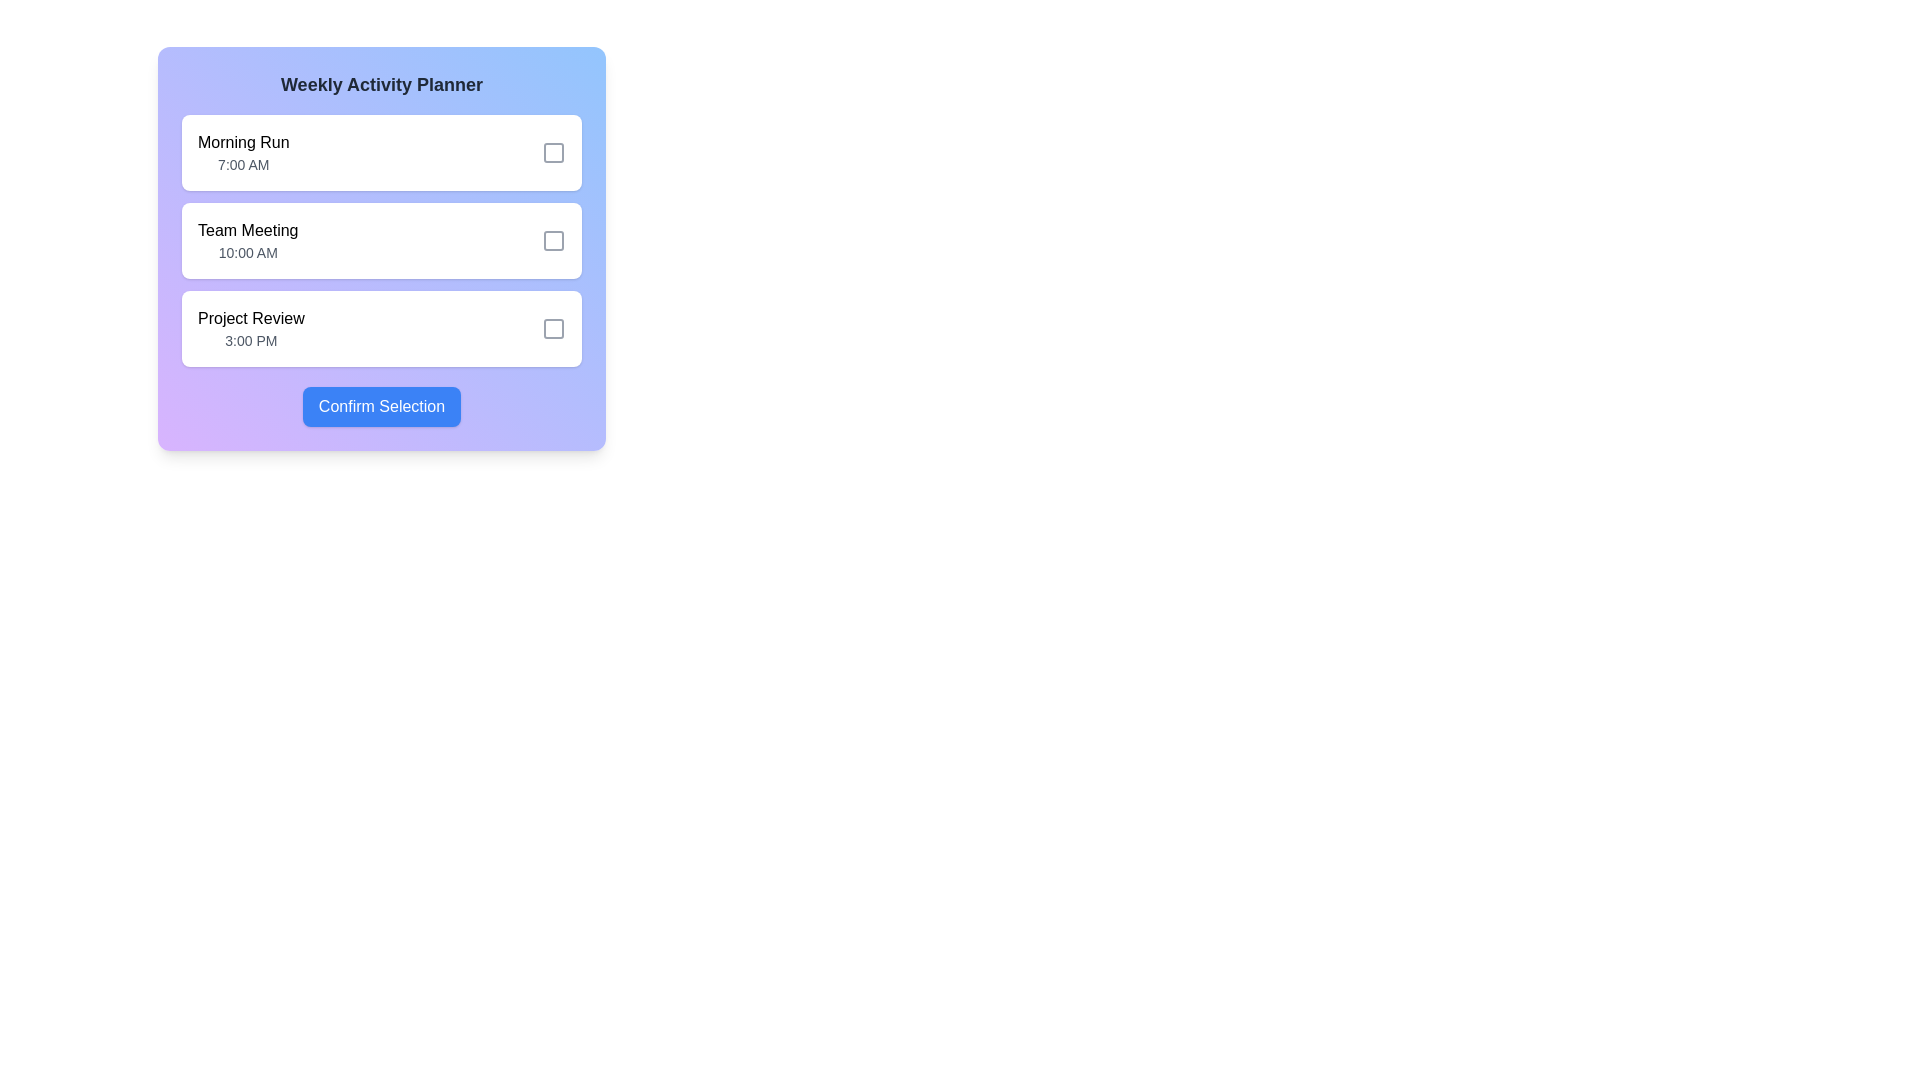 Image resolution: width=1920 pixels, height=1080 pixels. Describe the element at coordinates (242, 164) in the screenshot. I see `the text displaying the scheduled time for the activity 'Morning Run', located in the first box under the 'Weekly Activity Planner', directly below the title 'Morning Run' and to the left of a checkbox` at that location.